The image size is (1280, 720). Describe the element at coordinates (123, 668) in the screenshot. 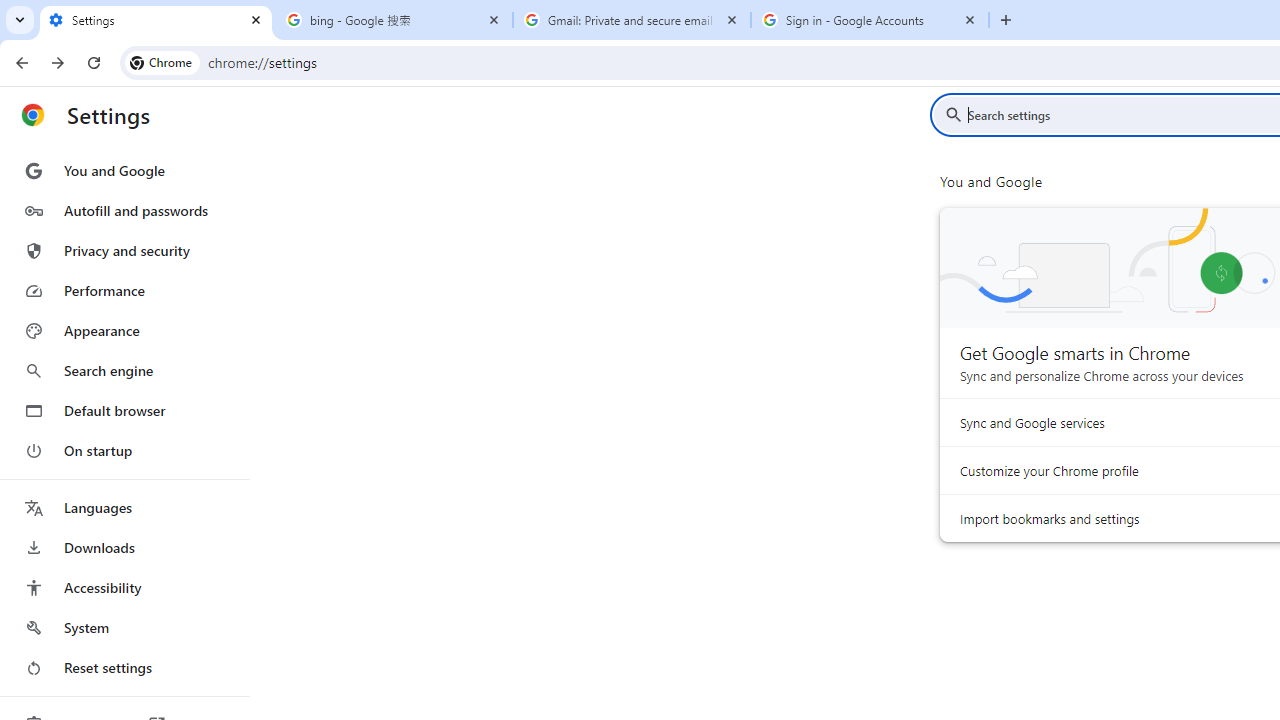

I see `'Reset settings'` at that location.